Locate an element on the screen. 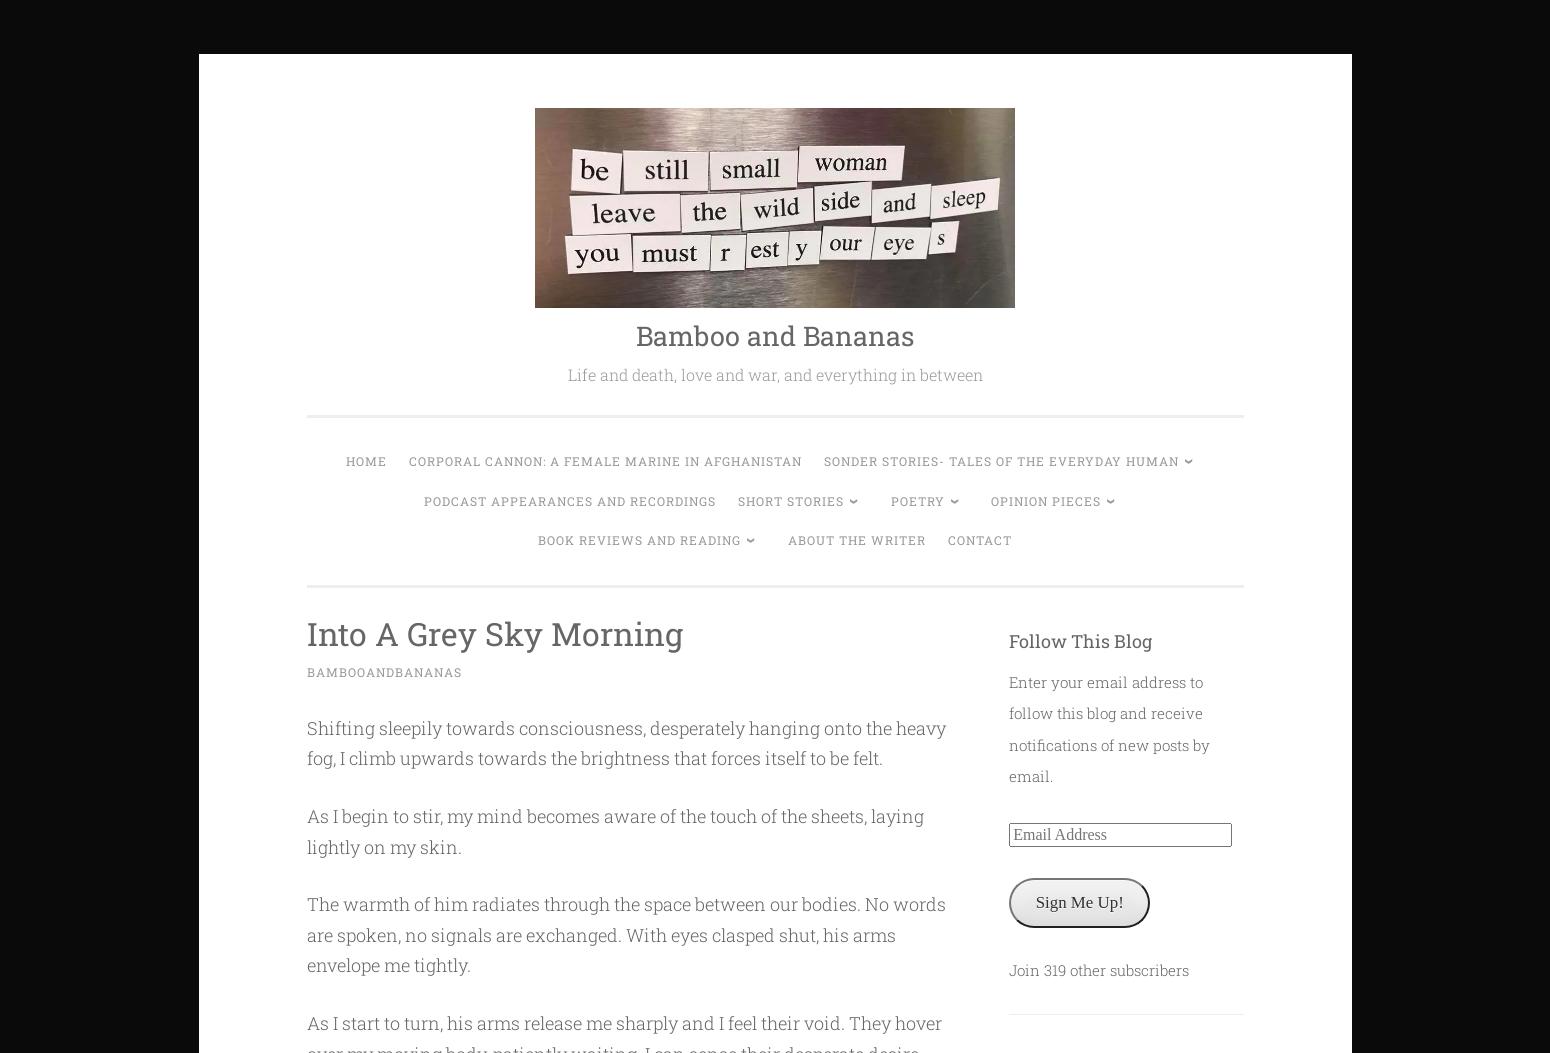  'Join 319 other subscribers' is located at coordinates (1097, 970).